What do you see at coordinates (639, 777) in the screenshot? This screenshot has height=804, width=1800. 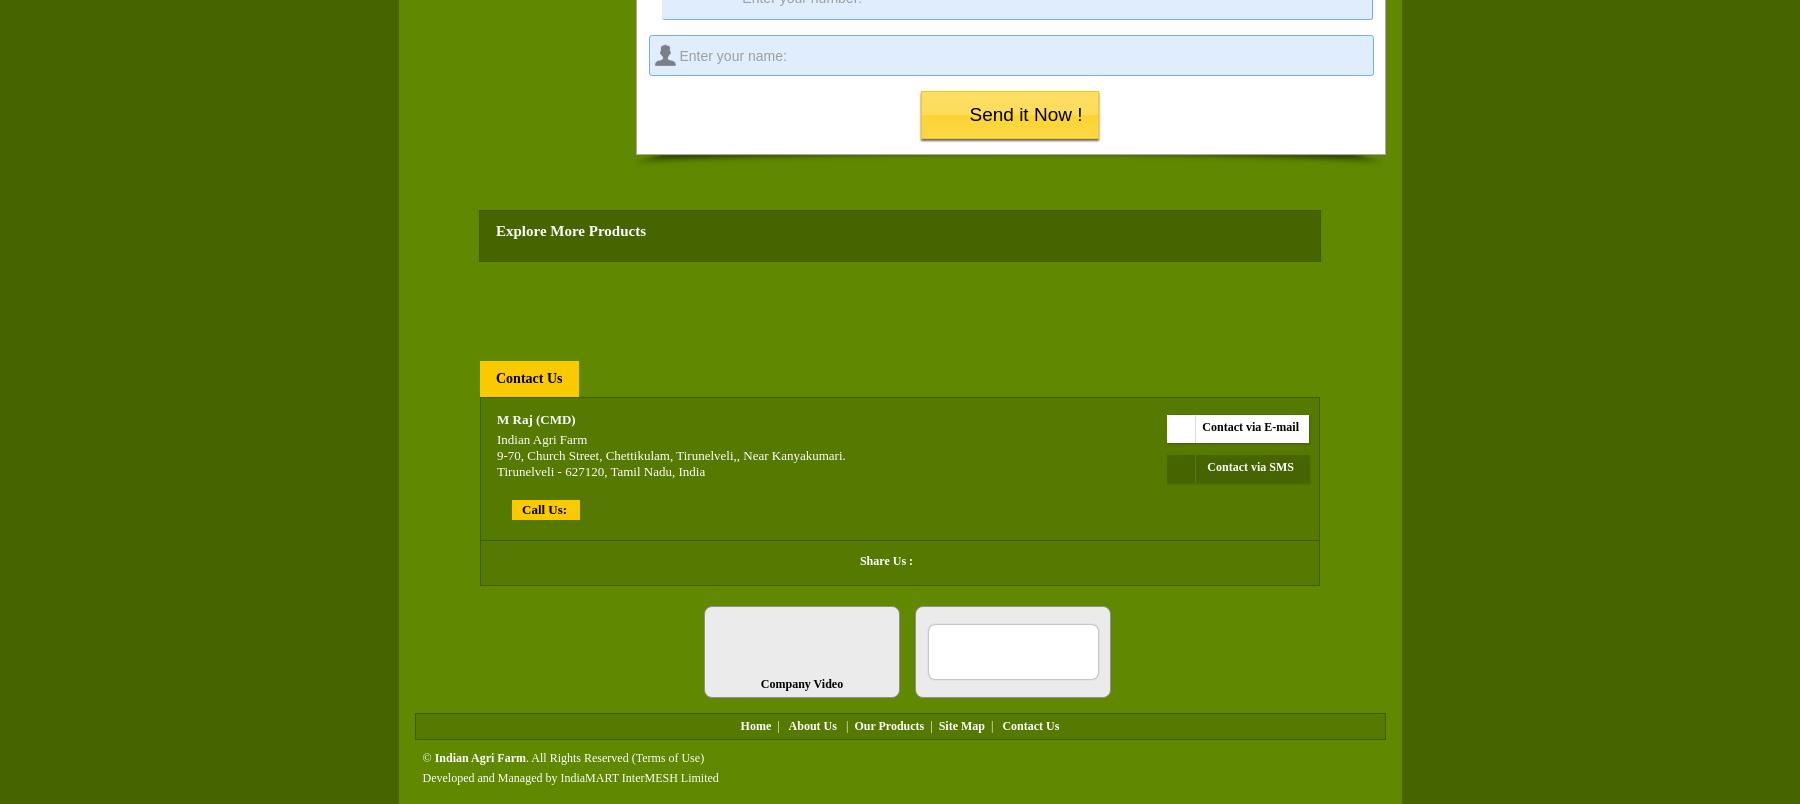 I see `'IndiaMART InterMESH Limited'` at bounding box center [639, 777].